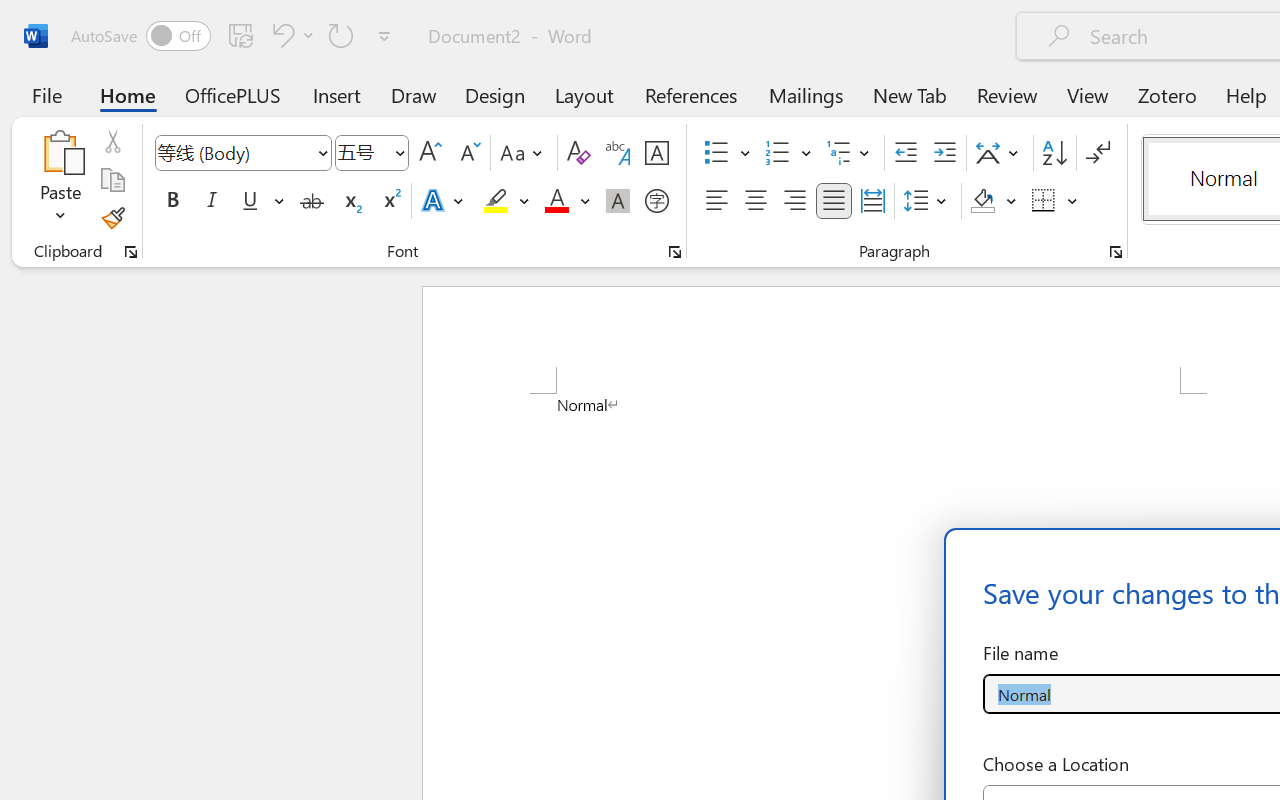 This screenshot has height=800, width=1280. Describe the element at coordinates (362, 152) in the screenshot. I see `'Font Size'` at that location.